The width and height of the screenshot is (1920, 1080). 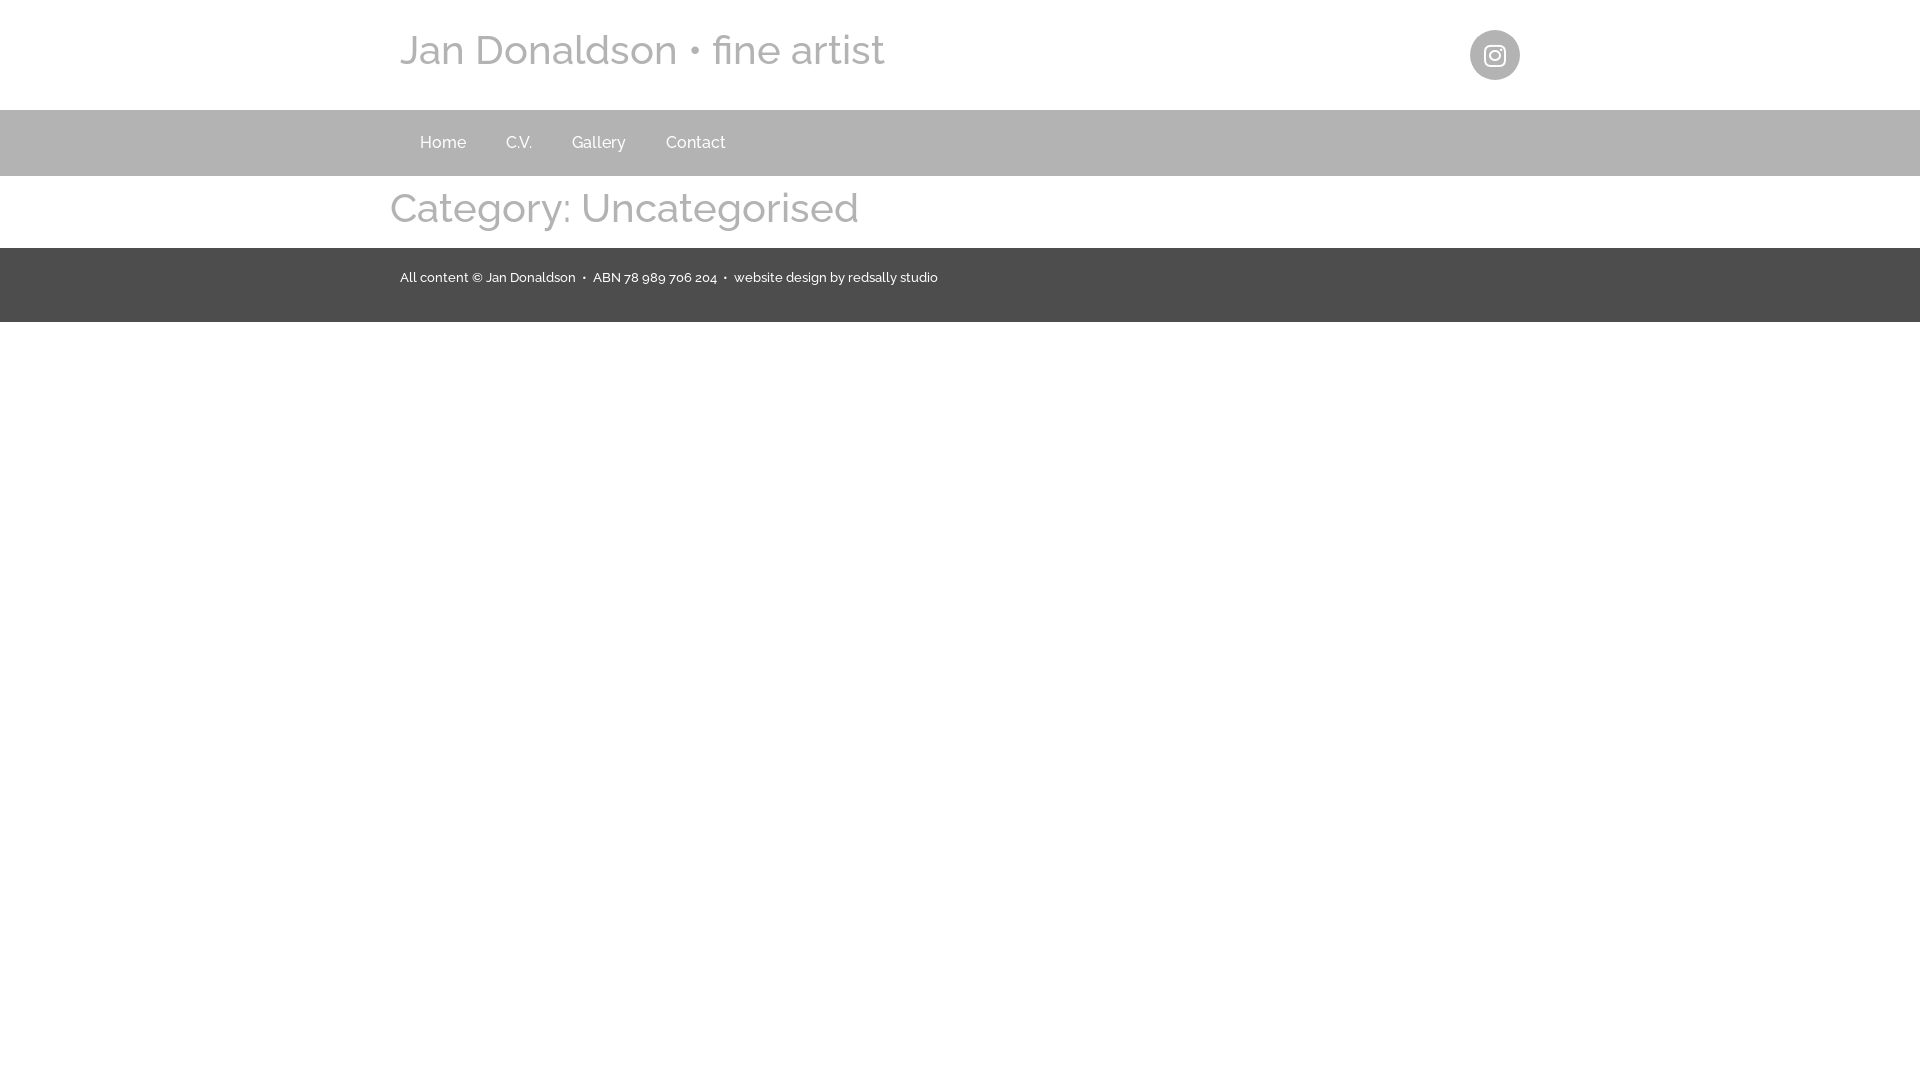 What do you see at coordinates (696, 141) in the screenshot?
I see `'Contact'` at bounding box center [696, 141].